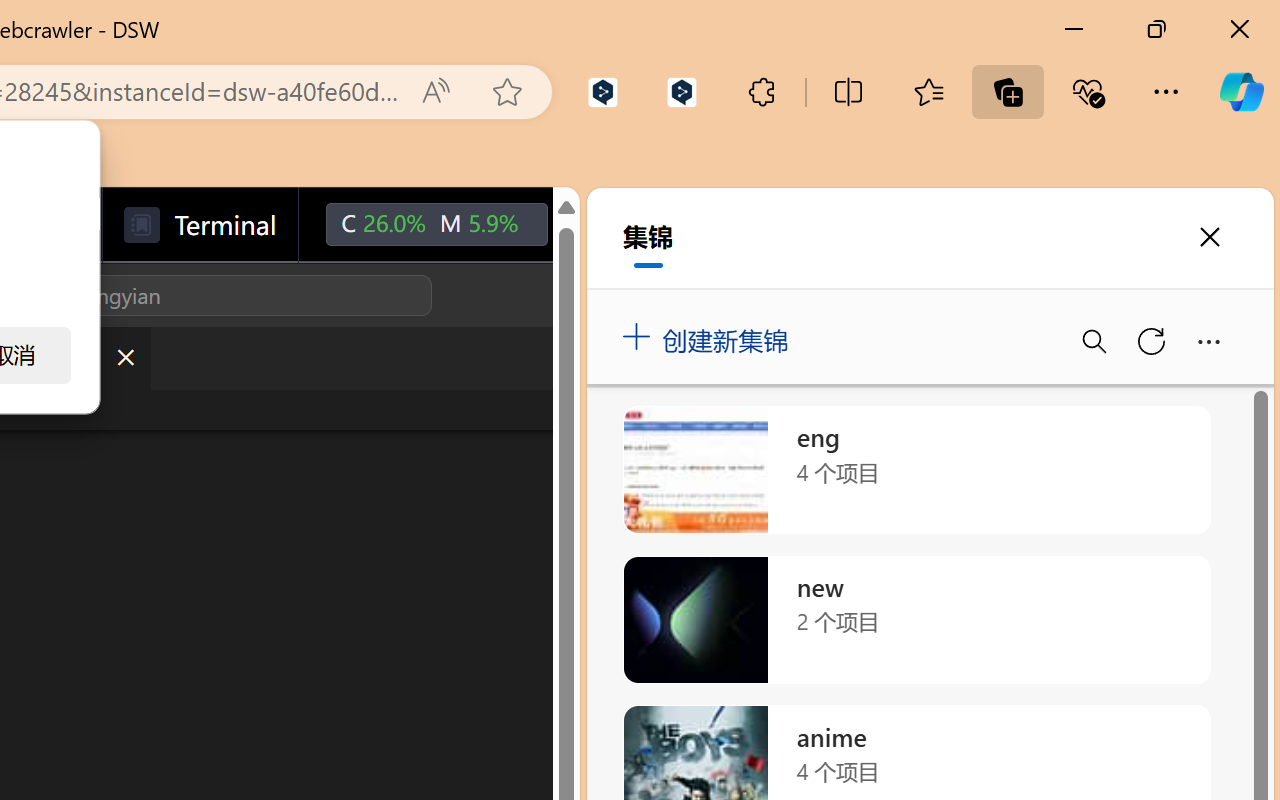 This screenshot has width=1280, height=800. Describe the element at coordinates (434, 225) in the screenshot. I see `'C26.0% M5.9%'` at that location.